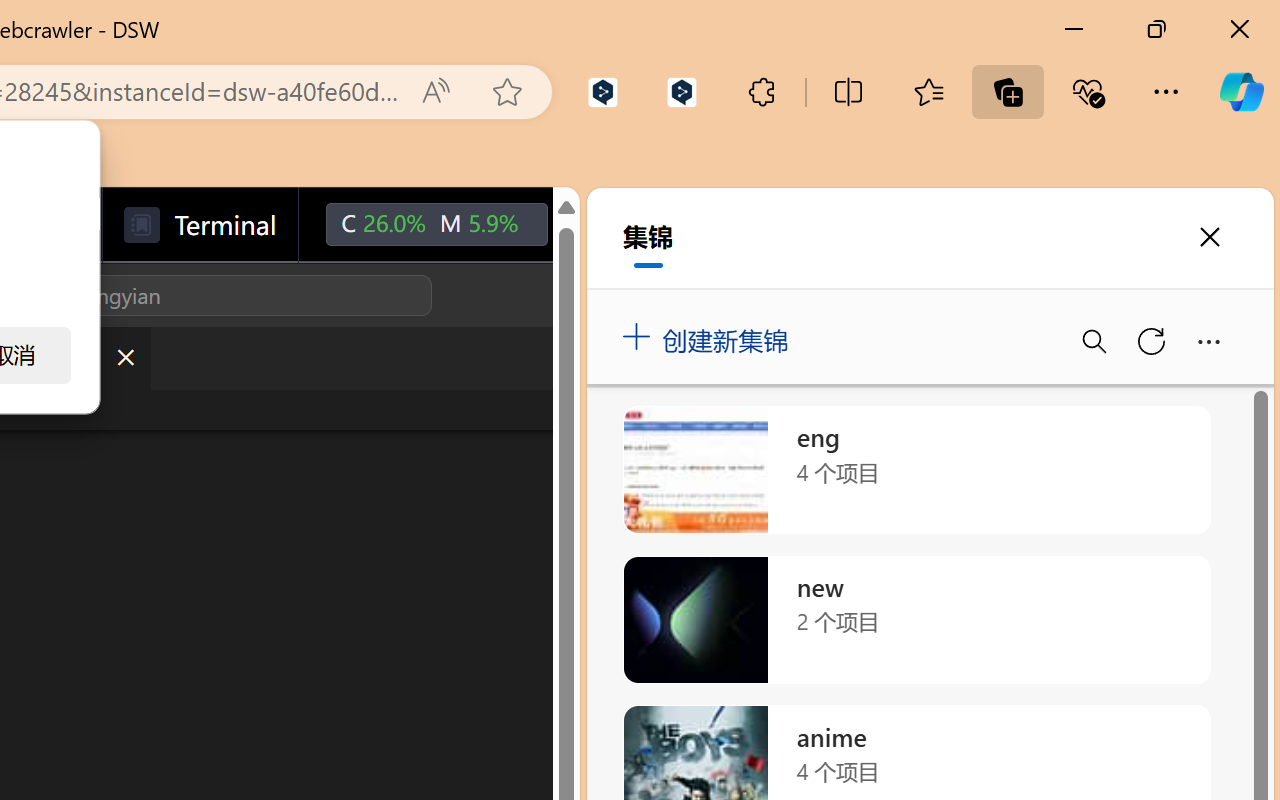 This screenshot has width=1280, height=800. Describe the element at coordinates (434, 225) in the screenshot. I see `'C26.0% M5.9%'` at that location.